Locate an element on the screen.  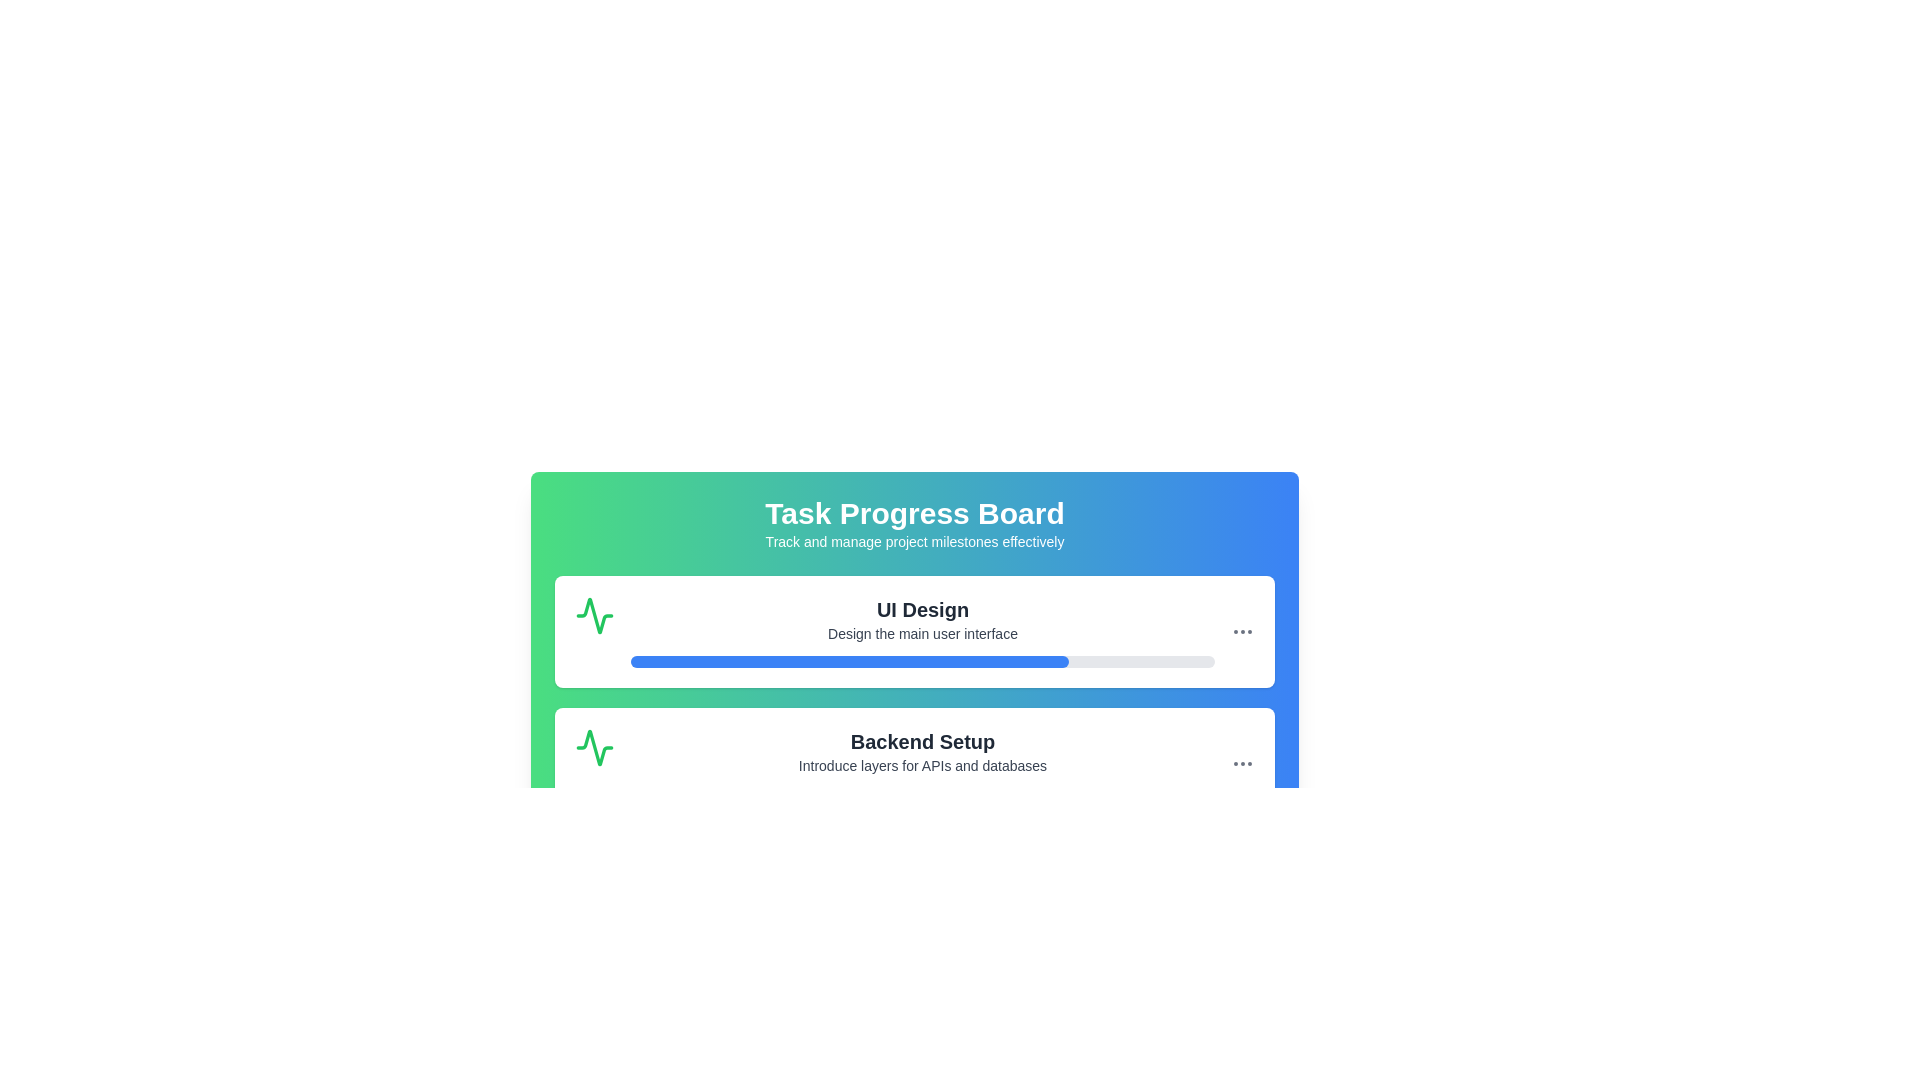
the three-dot menu icon located on the rightmost side of the 'UI Design' card in the 'Task Progress Board' interface is located at coordinates (1242, 632).